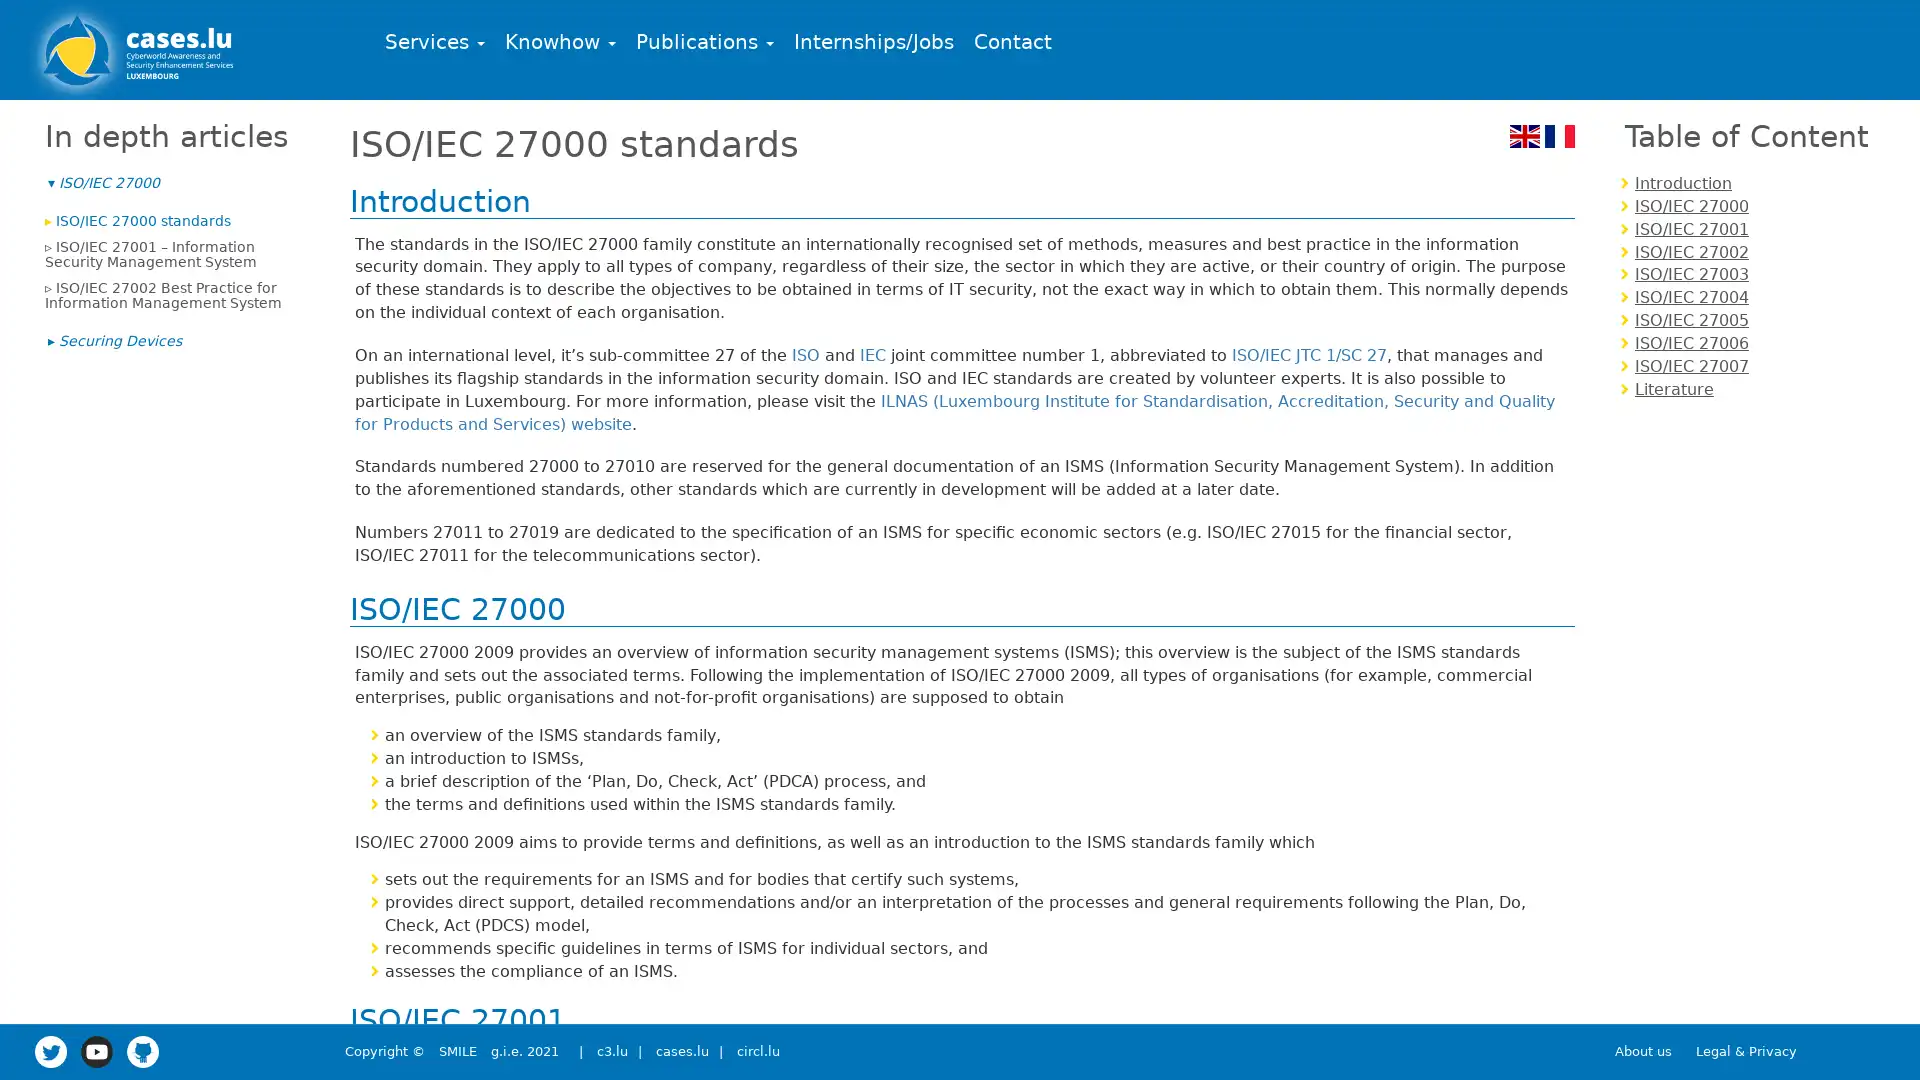 Image resolution: width=1920 pixels, height=1080 pixels. Describe the element at coordinates (172, 340) in the screenshot. I see `Securing Devices` at that location.